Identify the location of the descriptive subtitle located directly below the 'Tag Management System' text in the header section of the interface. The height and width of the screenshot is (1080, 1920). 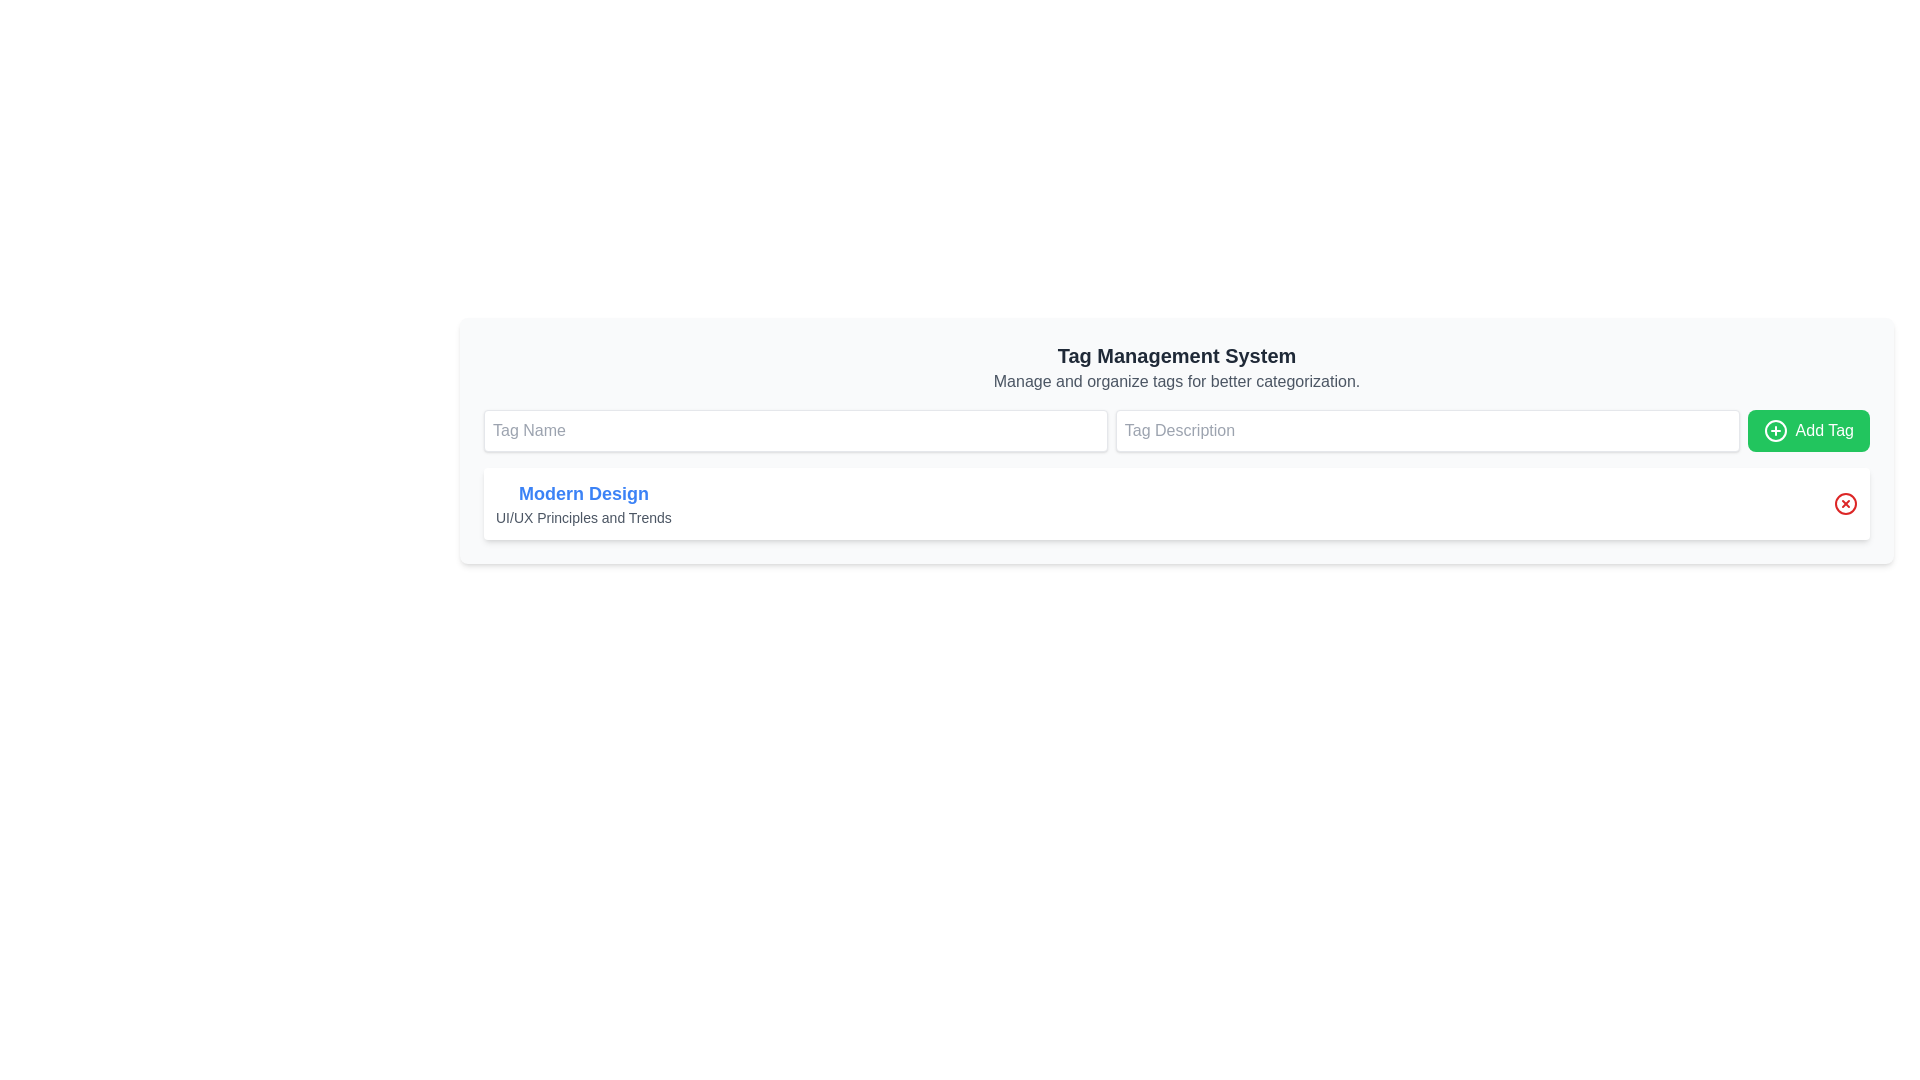
(1176, 381).